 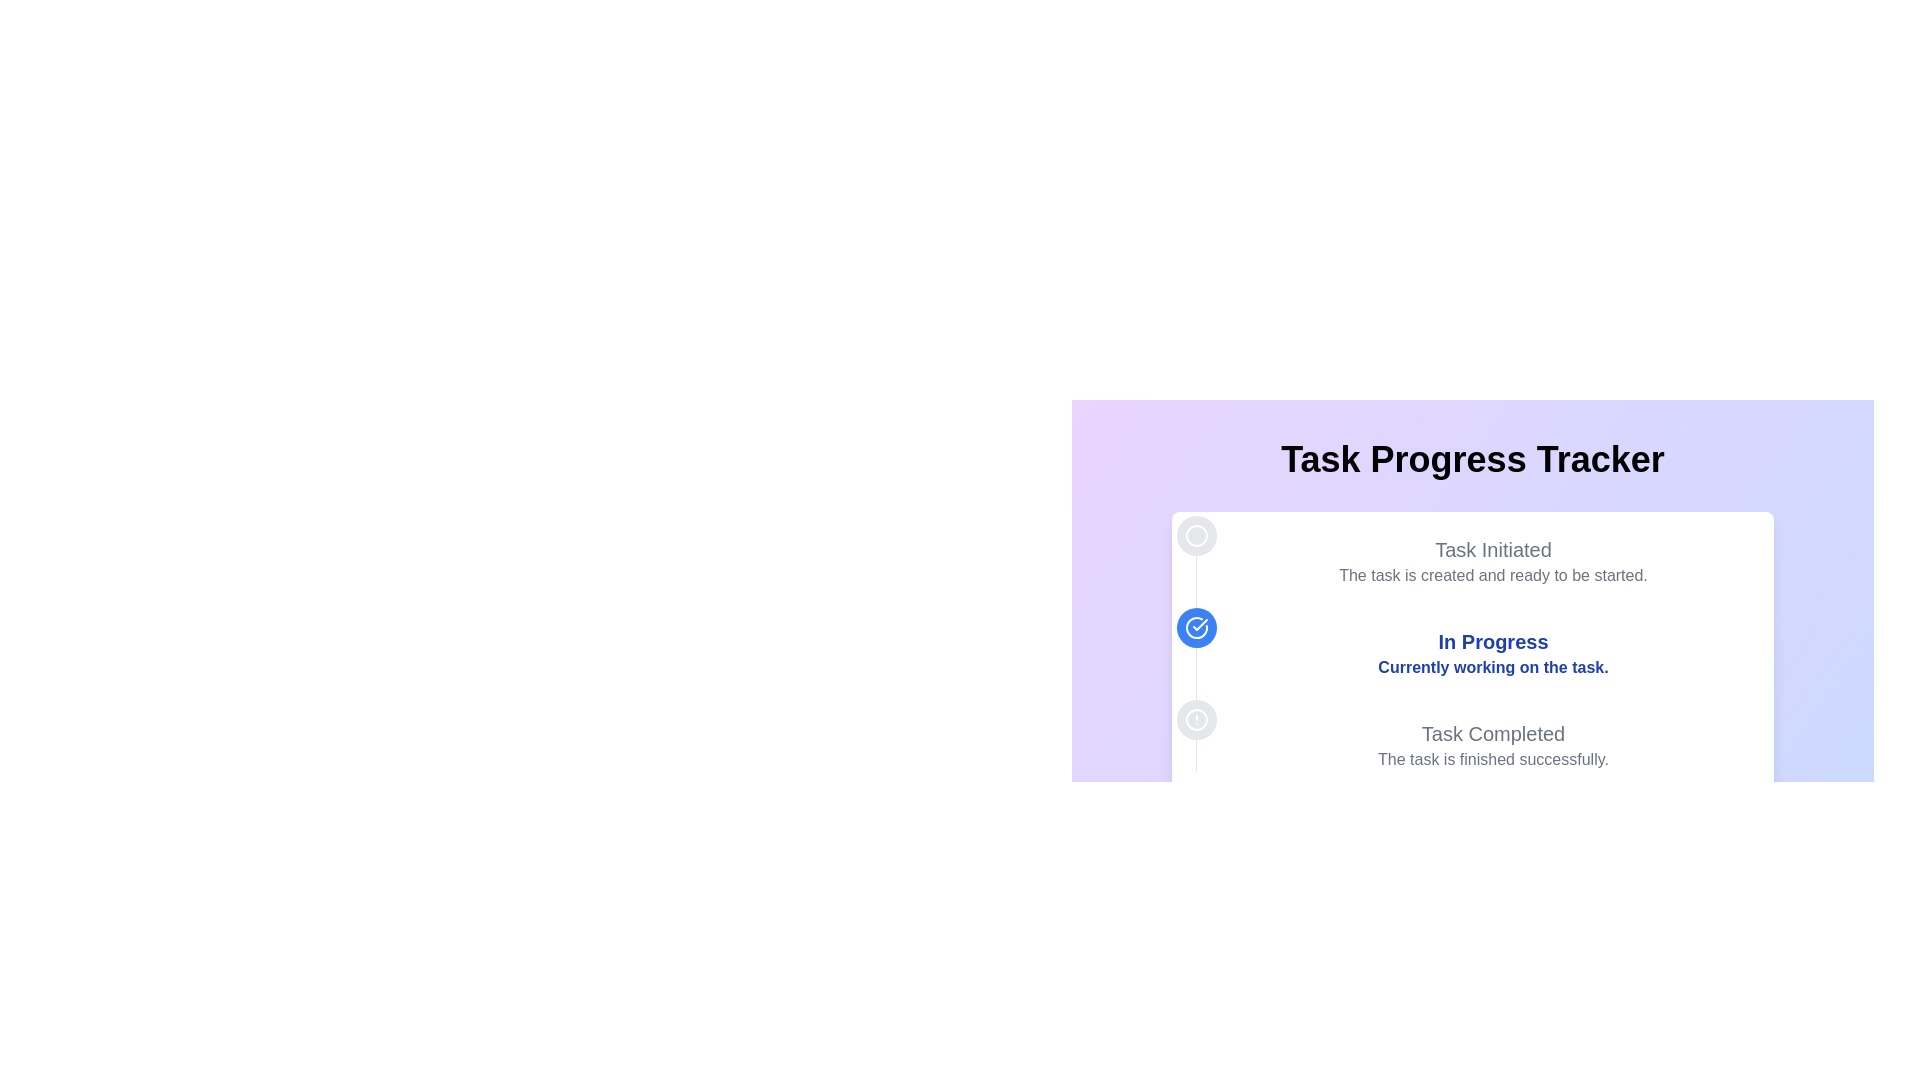 What do you see at coordinates (1196, 627) in the screenshot?
I see `the second icon in the vertical timeline that indicates the 'In Progress' status of a task, located to the left of the text block displaying 'In Progress' and 'Currently working on the task.'` at bounding box center [1196, 627].